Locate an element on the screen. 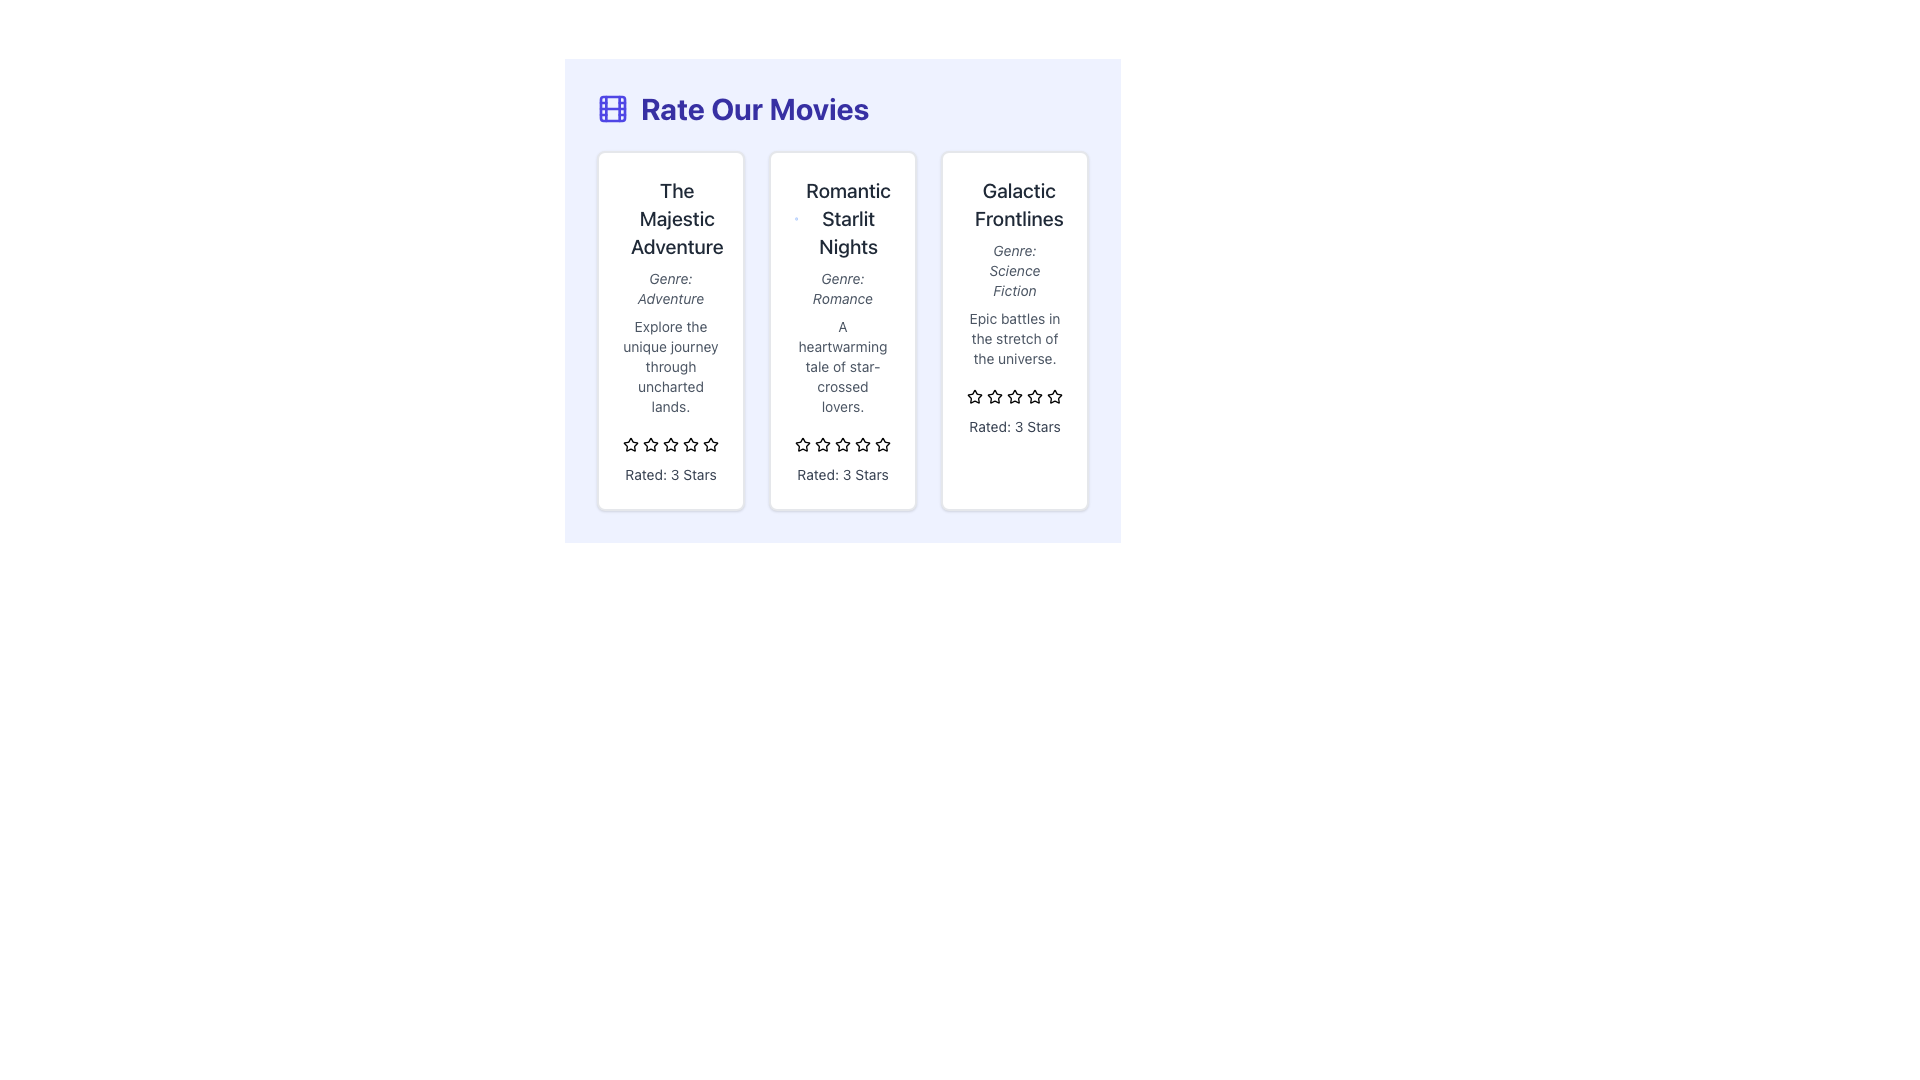 Image resolution: width=1920 pixels, height=1080 pixels. the text element titled 'Romantic Starlit Nights' which is styled in a large, bold dark gray font, located in the 'Rate Our Movies' section is located at coordinates (848, 219).